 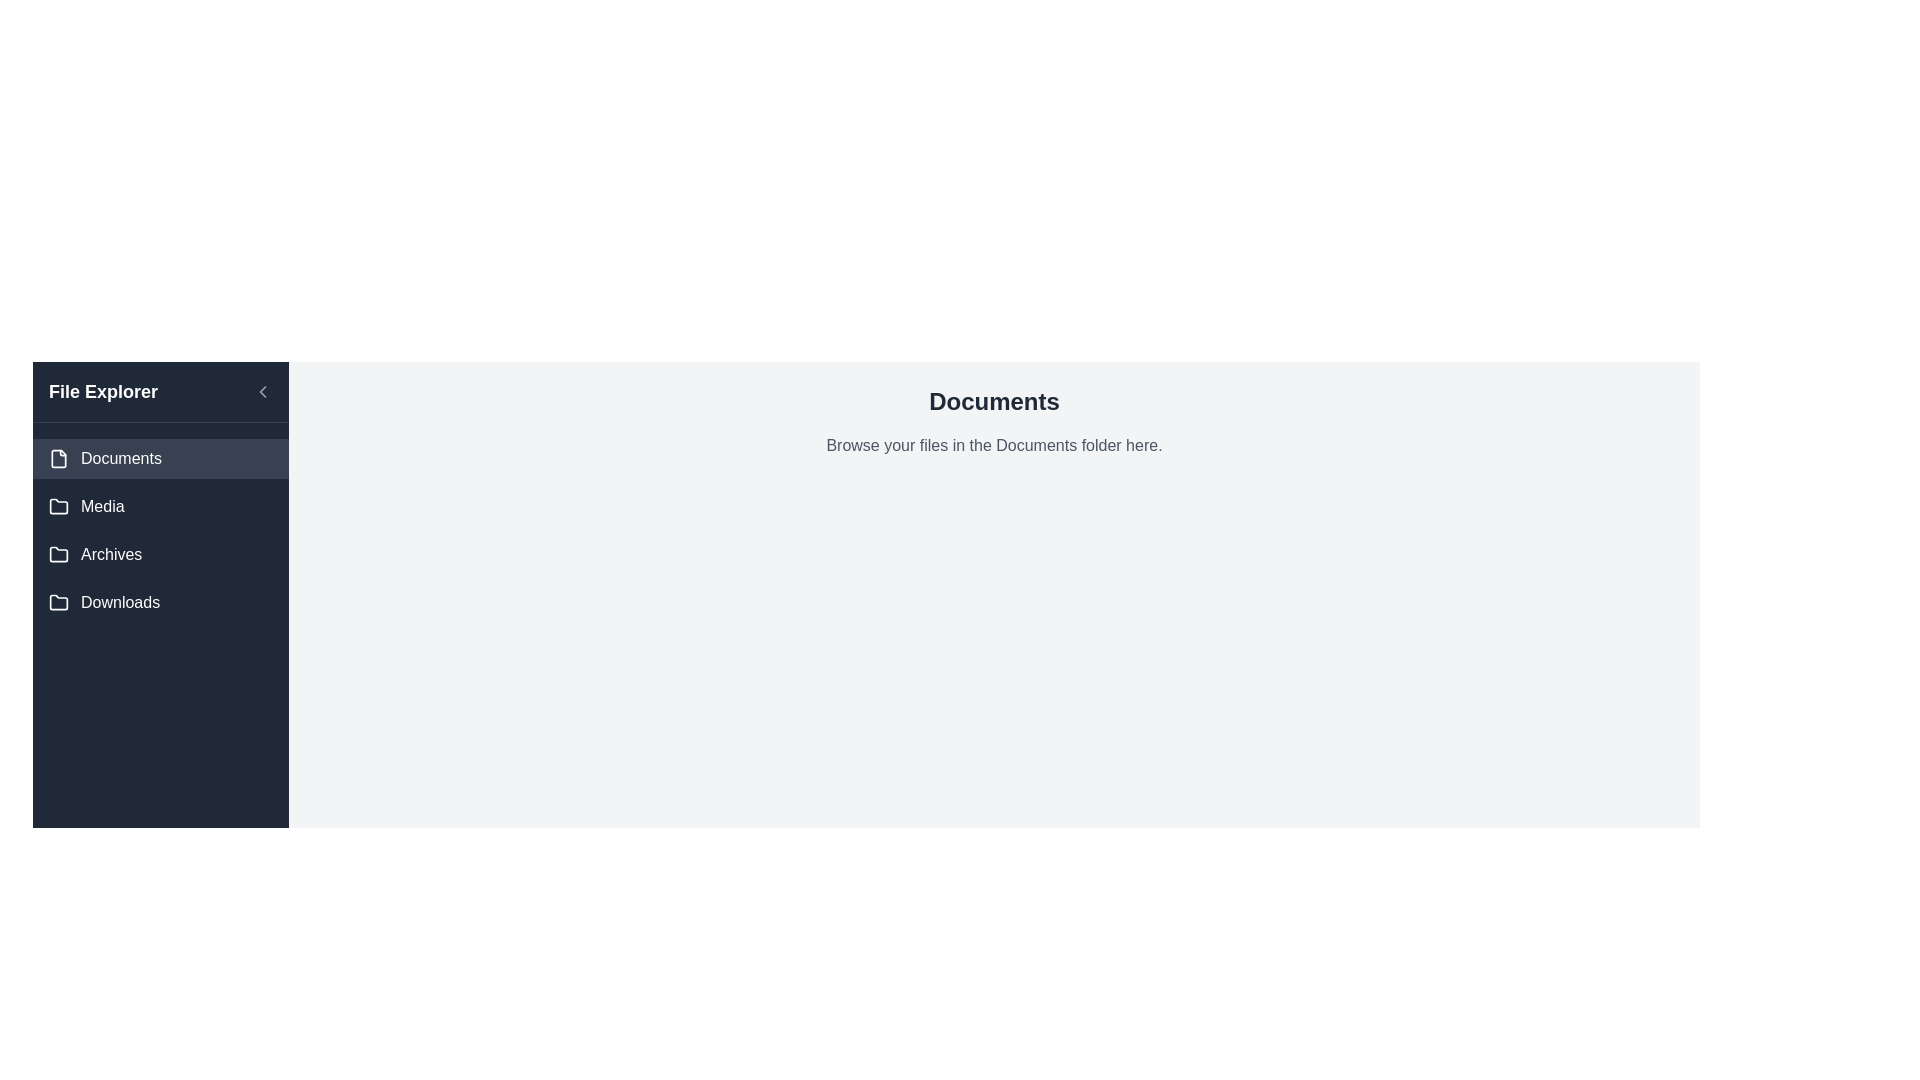 I want to click on the 'Media' button, which is the second entry in the vertical sidebar menu, positioned below 'Documents' and above 'Archives', so click(x=161, y=505).